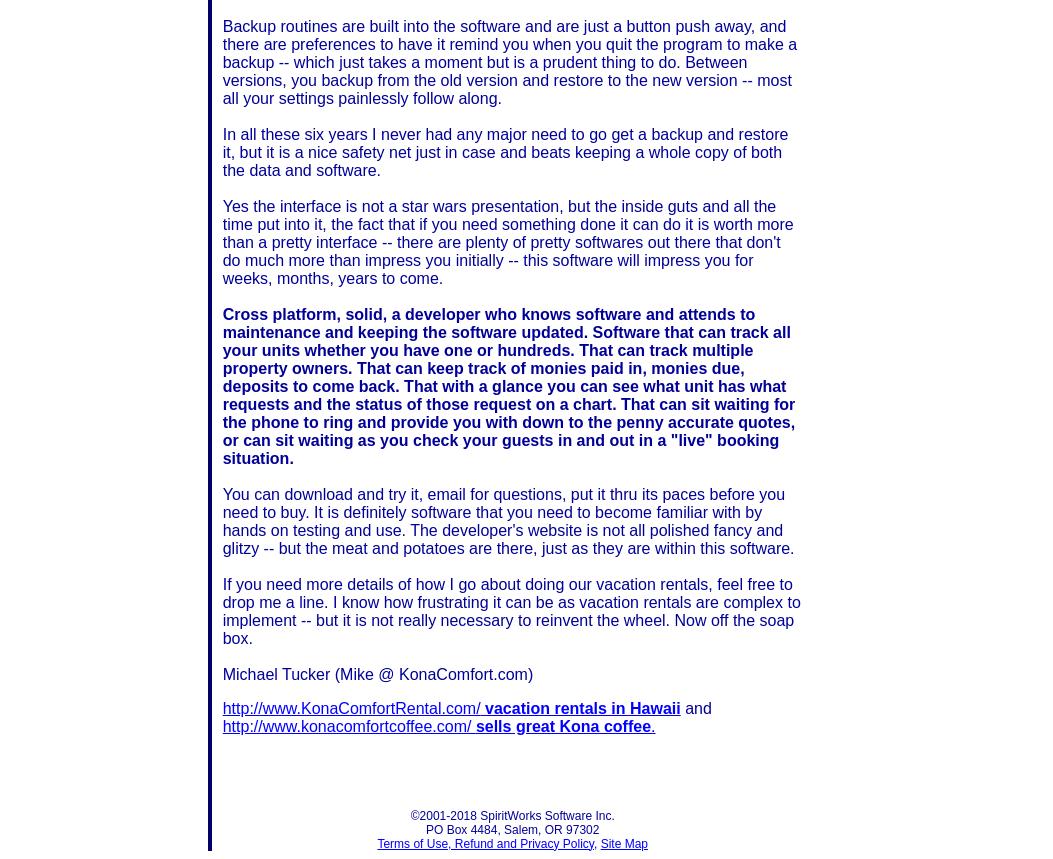 This screenshot has width=1053, height=859. Describe the element at coordinates (511, 814) in the screenshot. I see `'©2001-2018 SpiritWorks Software Inc.'` at that location.